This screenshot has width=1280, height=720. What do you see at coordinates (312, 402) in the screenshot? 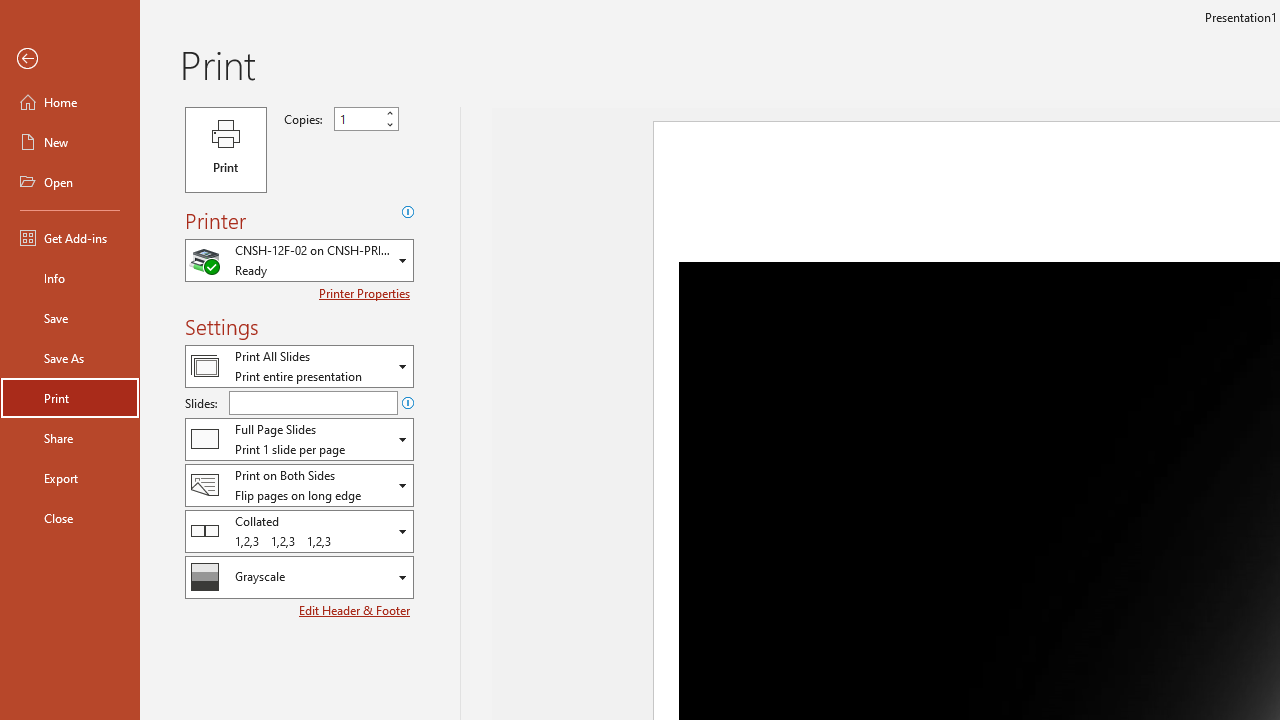
I see `'Slides'` at bounding box center [312, 402].